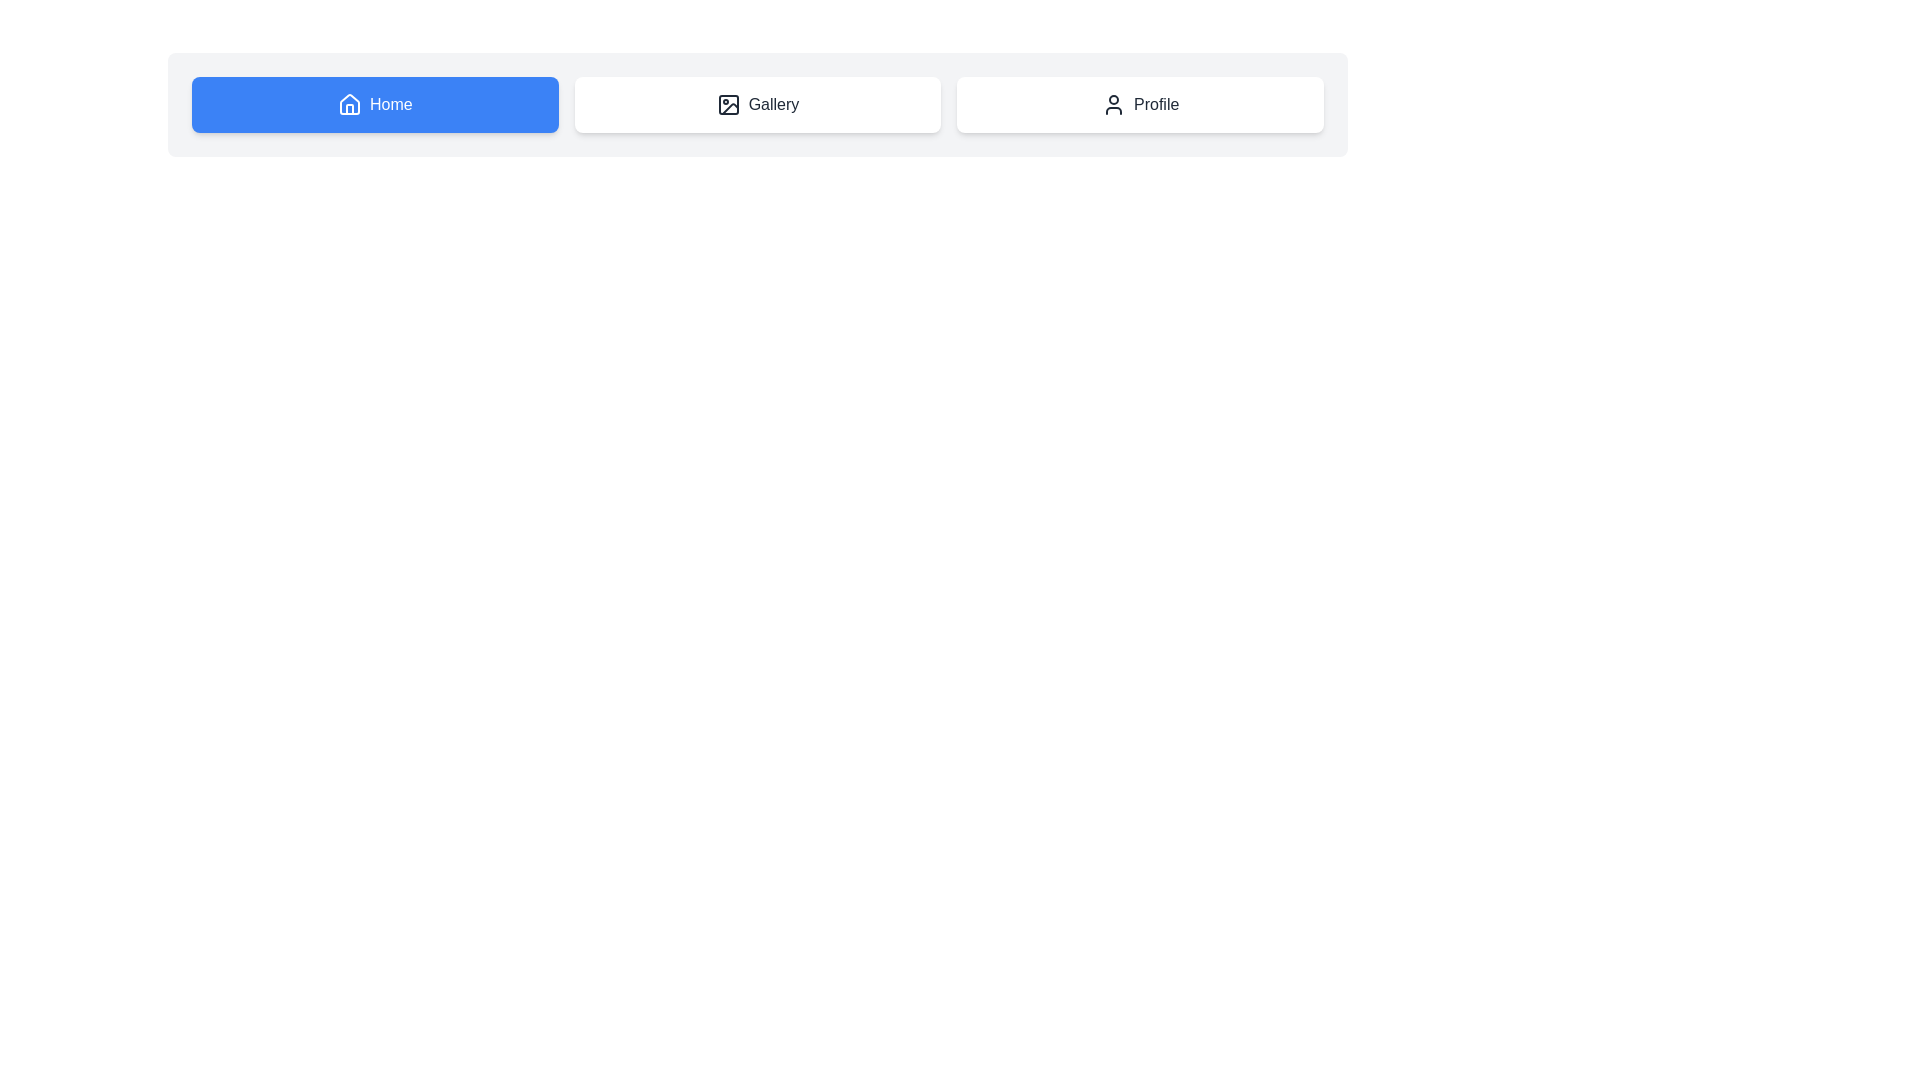  I want to click on the 'Home' button to navigate to the Home section, so click(374, 104).